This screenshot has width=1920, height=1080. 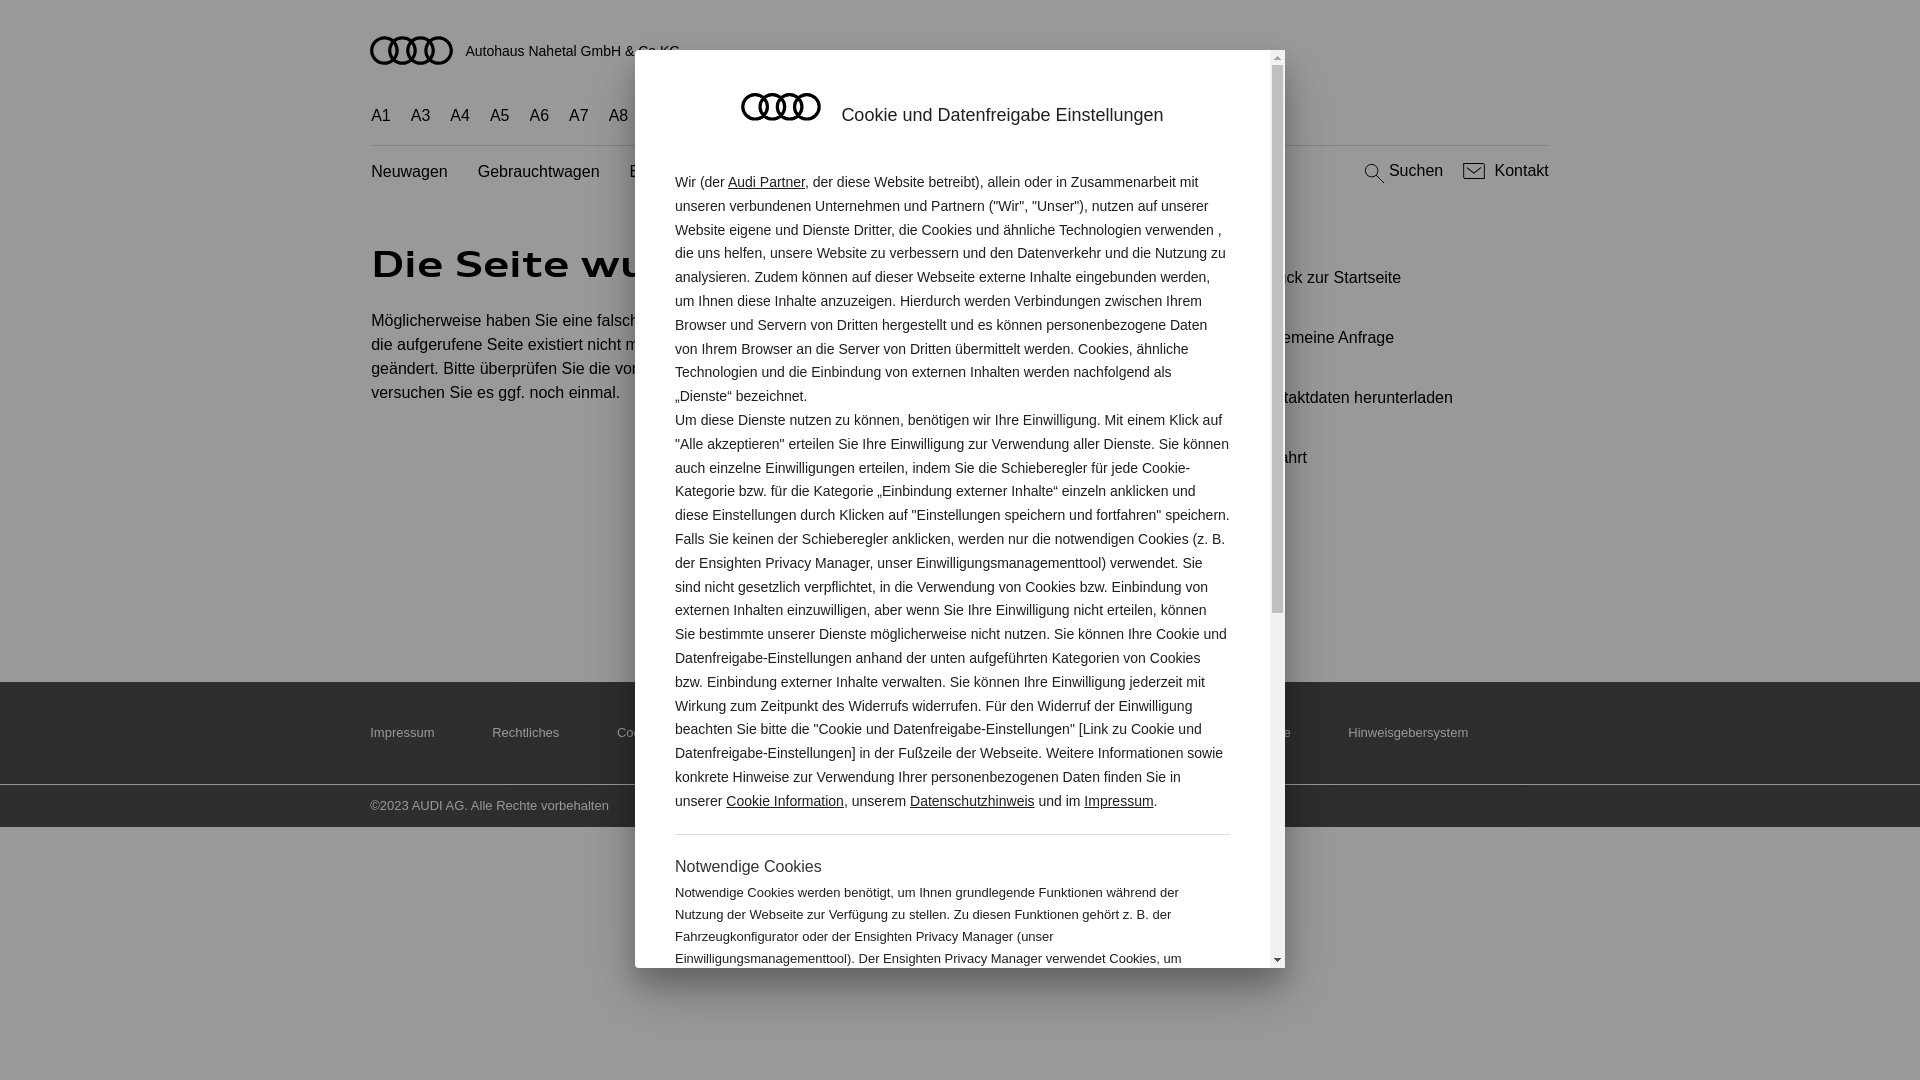 What do you see at coordinates (525, 732) in the screenshot?
I see `'Rechtliches'` at bounding box center [525, 732].